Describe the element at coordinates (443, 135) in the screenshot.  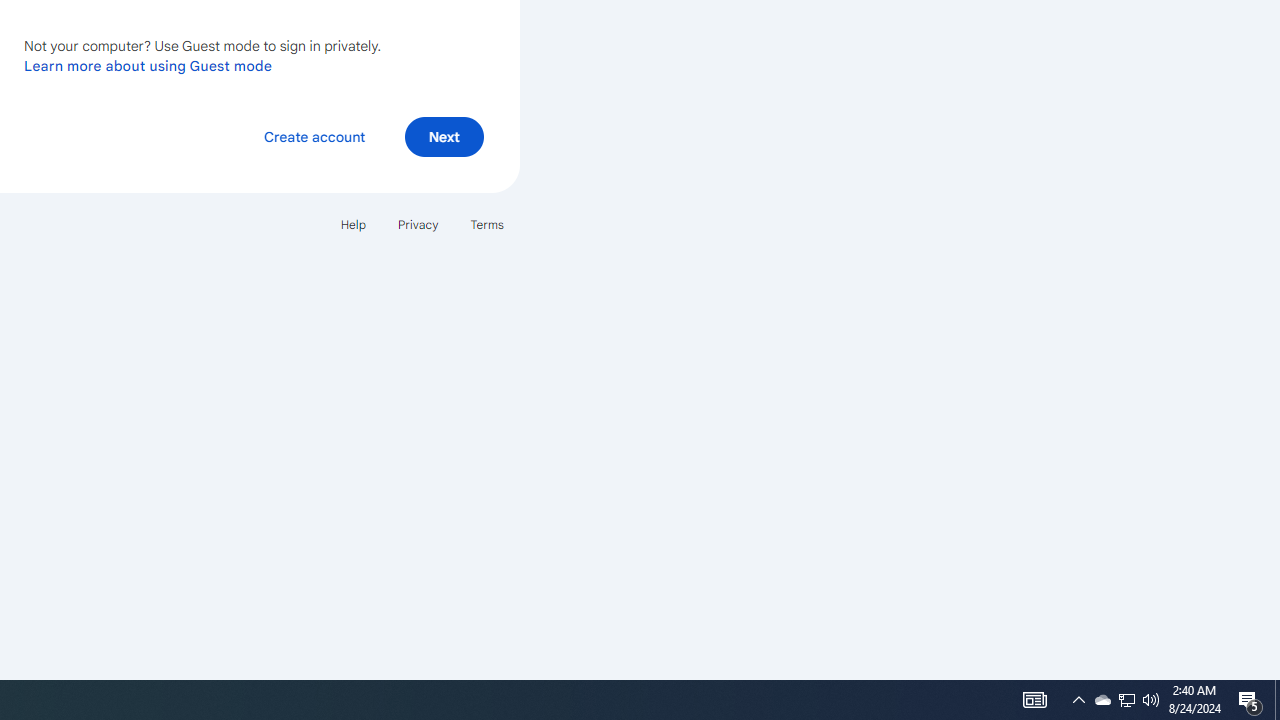
I see `'Next'` at that location.